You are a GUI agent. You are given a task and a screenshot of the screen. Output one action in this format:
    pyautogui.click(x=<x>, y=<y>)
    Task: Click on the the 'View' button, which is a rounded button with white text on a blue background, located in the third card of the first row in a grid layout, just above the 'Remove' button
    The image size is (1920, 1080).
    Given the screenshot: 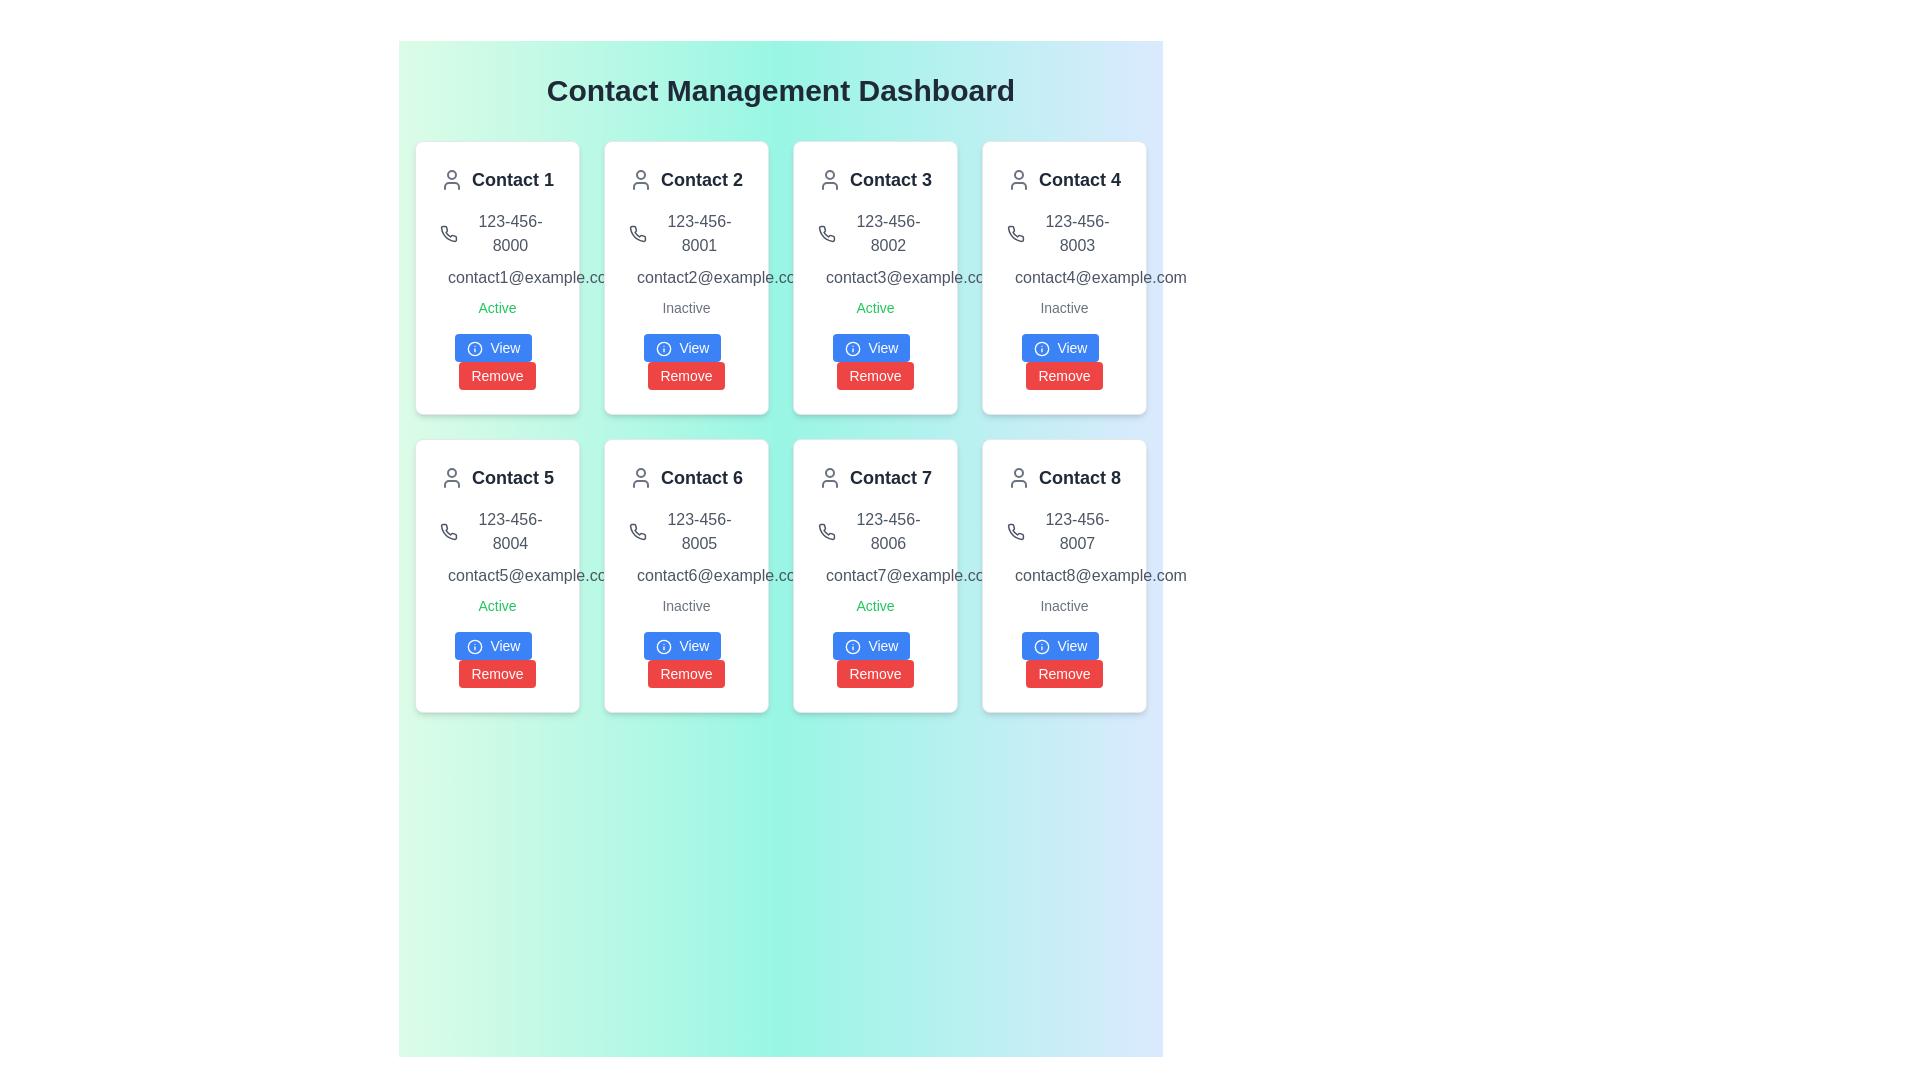 What is the action you would take?
    pyautogui.click(x=871, y=346)
    